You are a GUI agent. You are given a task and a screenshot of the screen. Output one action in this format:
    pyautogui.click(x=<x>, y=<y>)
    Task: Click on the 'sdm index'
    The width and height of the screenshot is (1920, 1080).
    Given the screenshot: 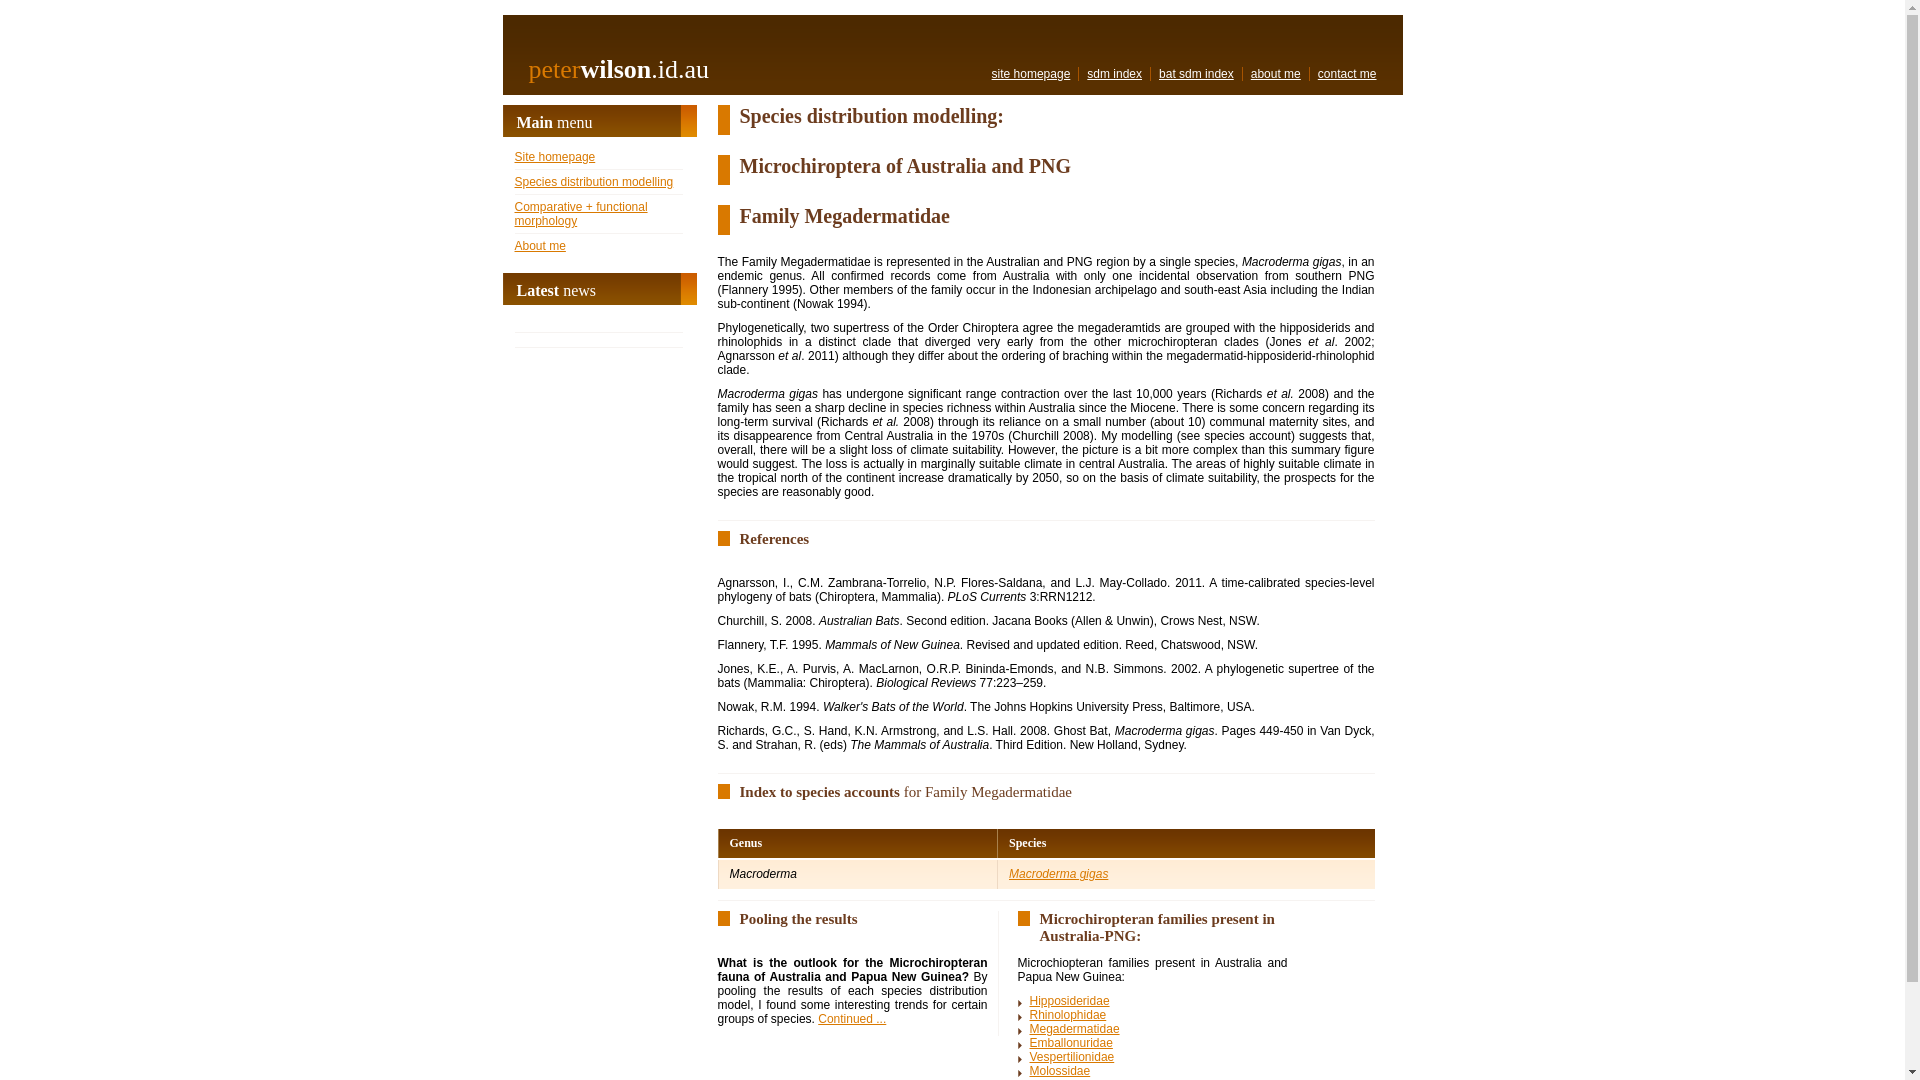 What is the action you would take?
    pyautogui.click(x=1113, y=72)
    